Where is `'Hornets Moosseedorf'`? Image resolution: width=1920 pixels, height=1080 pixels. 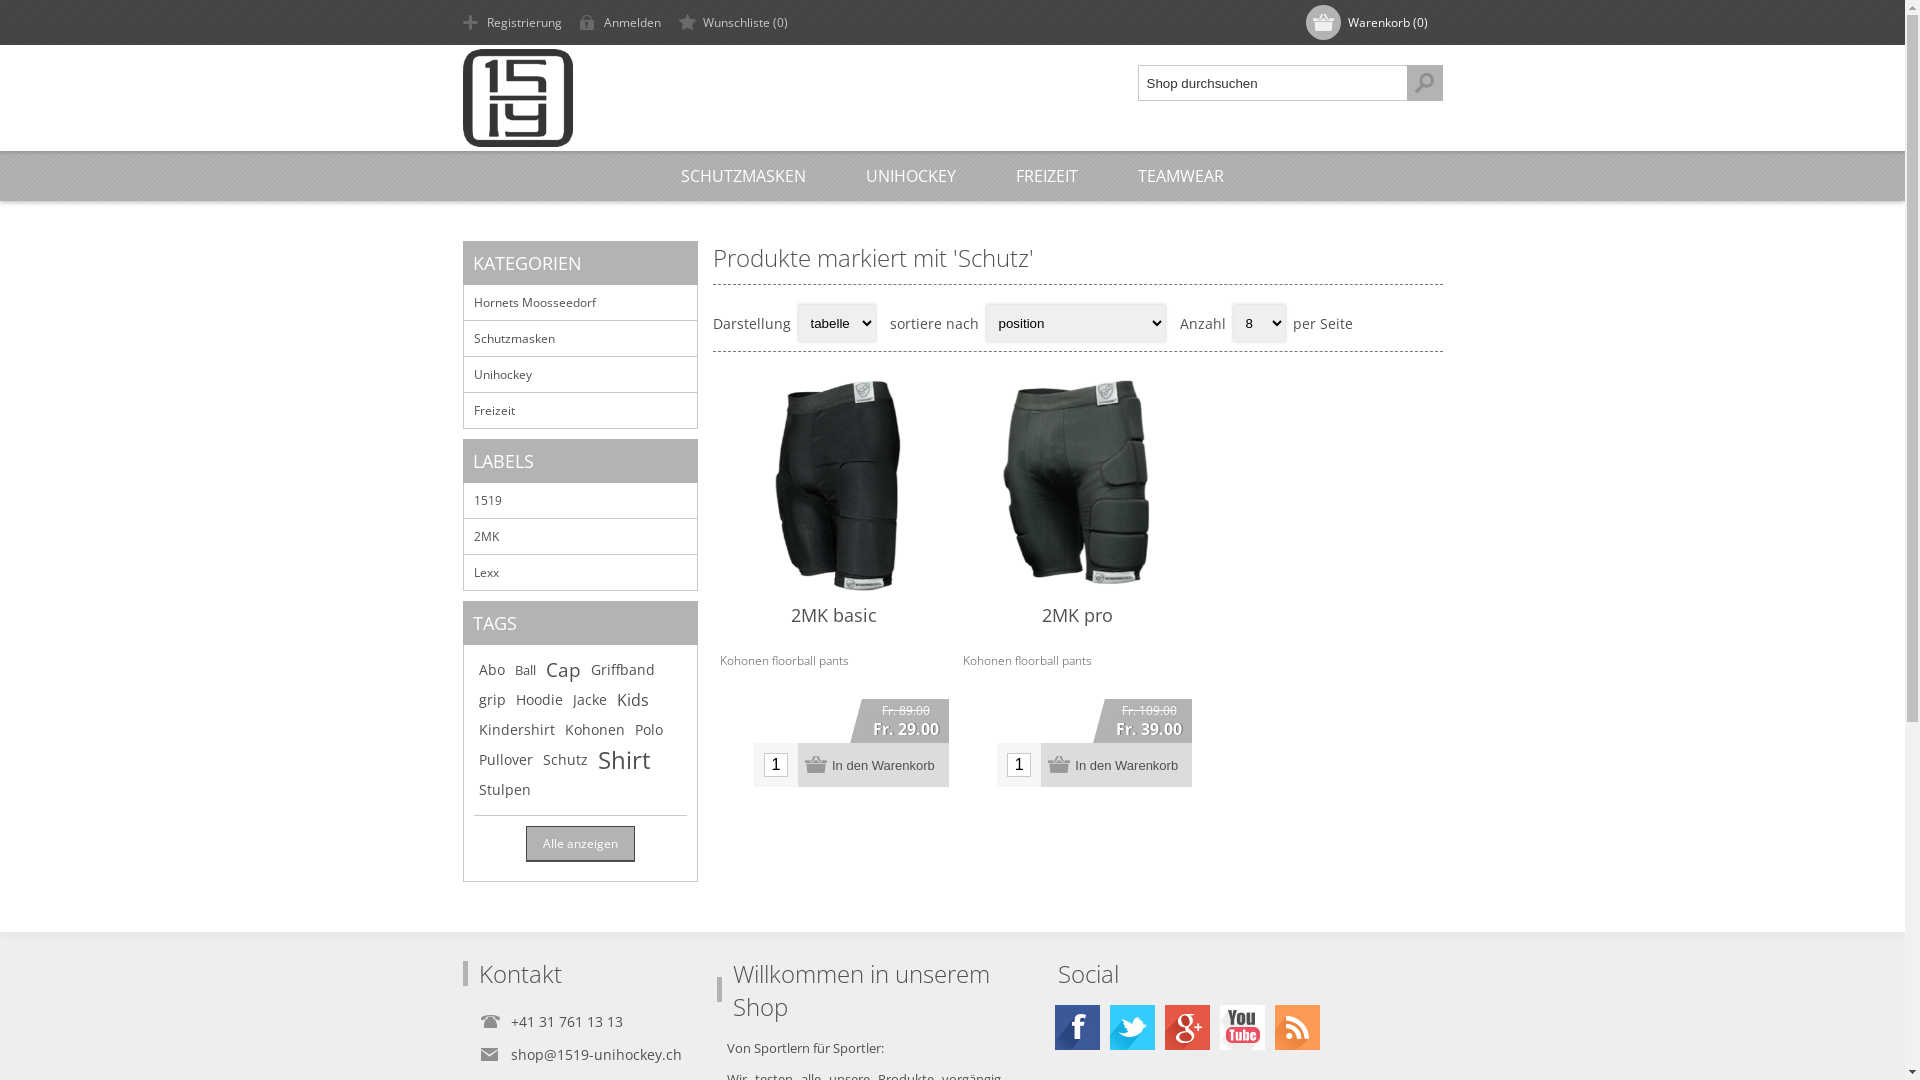
'Hornets Moosseedorf' is located at coordinates (463, 302).